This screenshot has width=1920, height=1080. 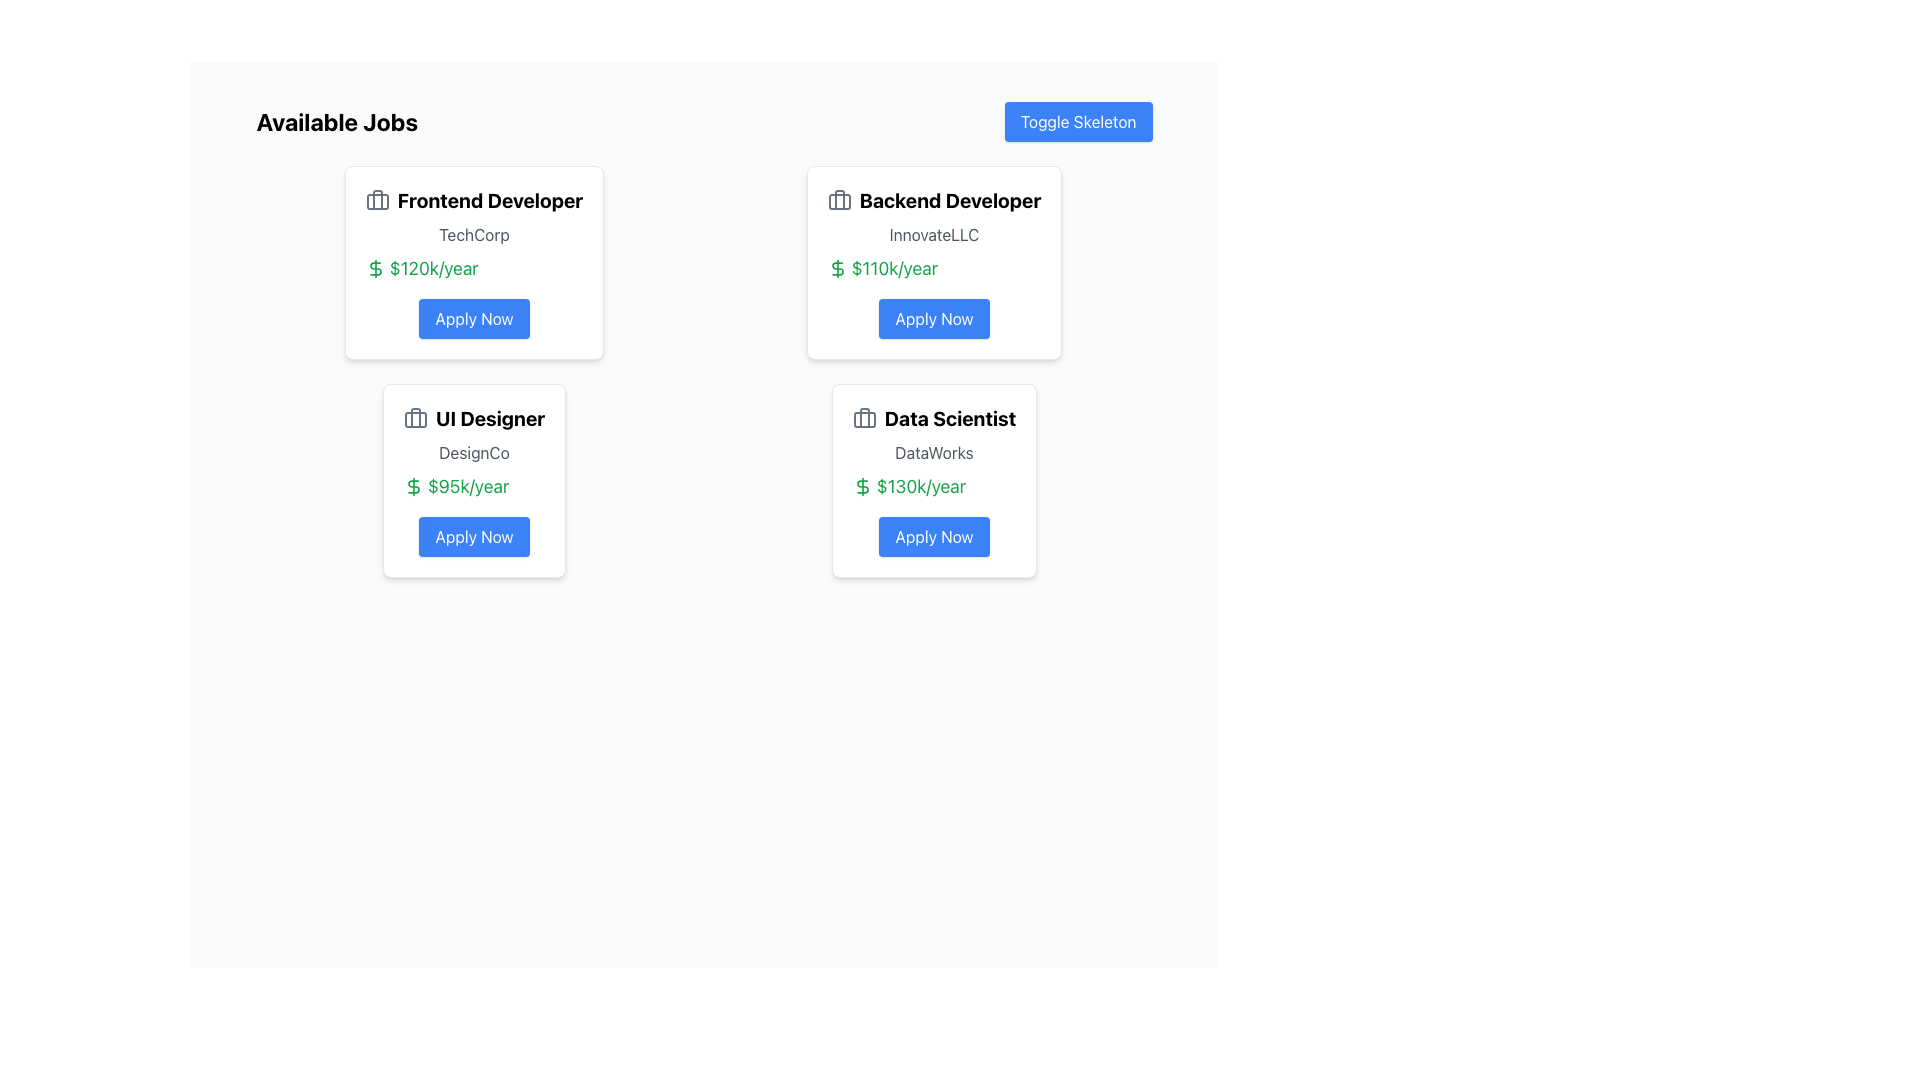 I want to click on the green dollar sign icon located to the left of the salary text '$120k/year' in the 'Frontend Developer' job card, so click(x=375, y=268).